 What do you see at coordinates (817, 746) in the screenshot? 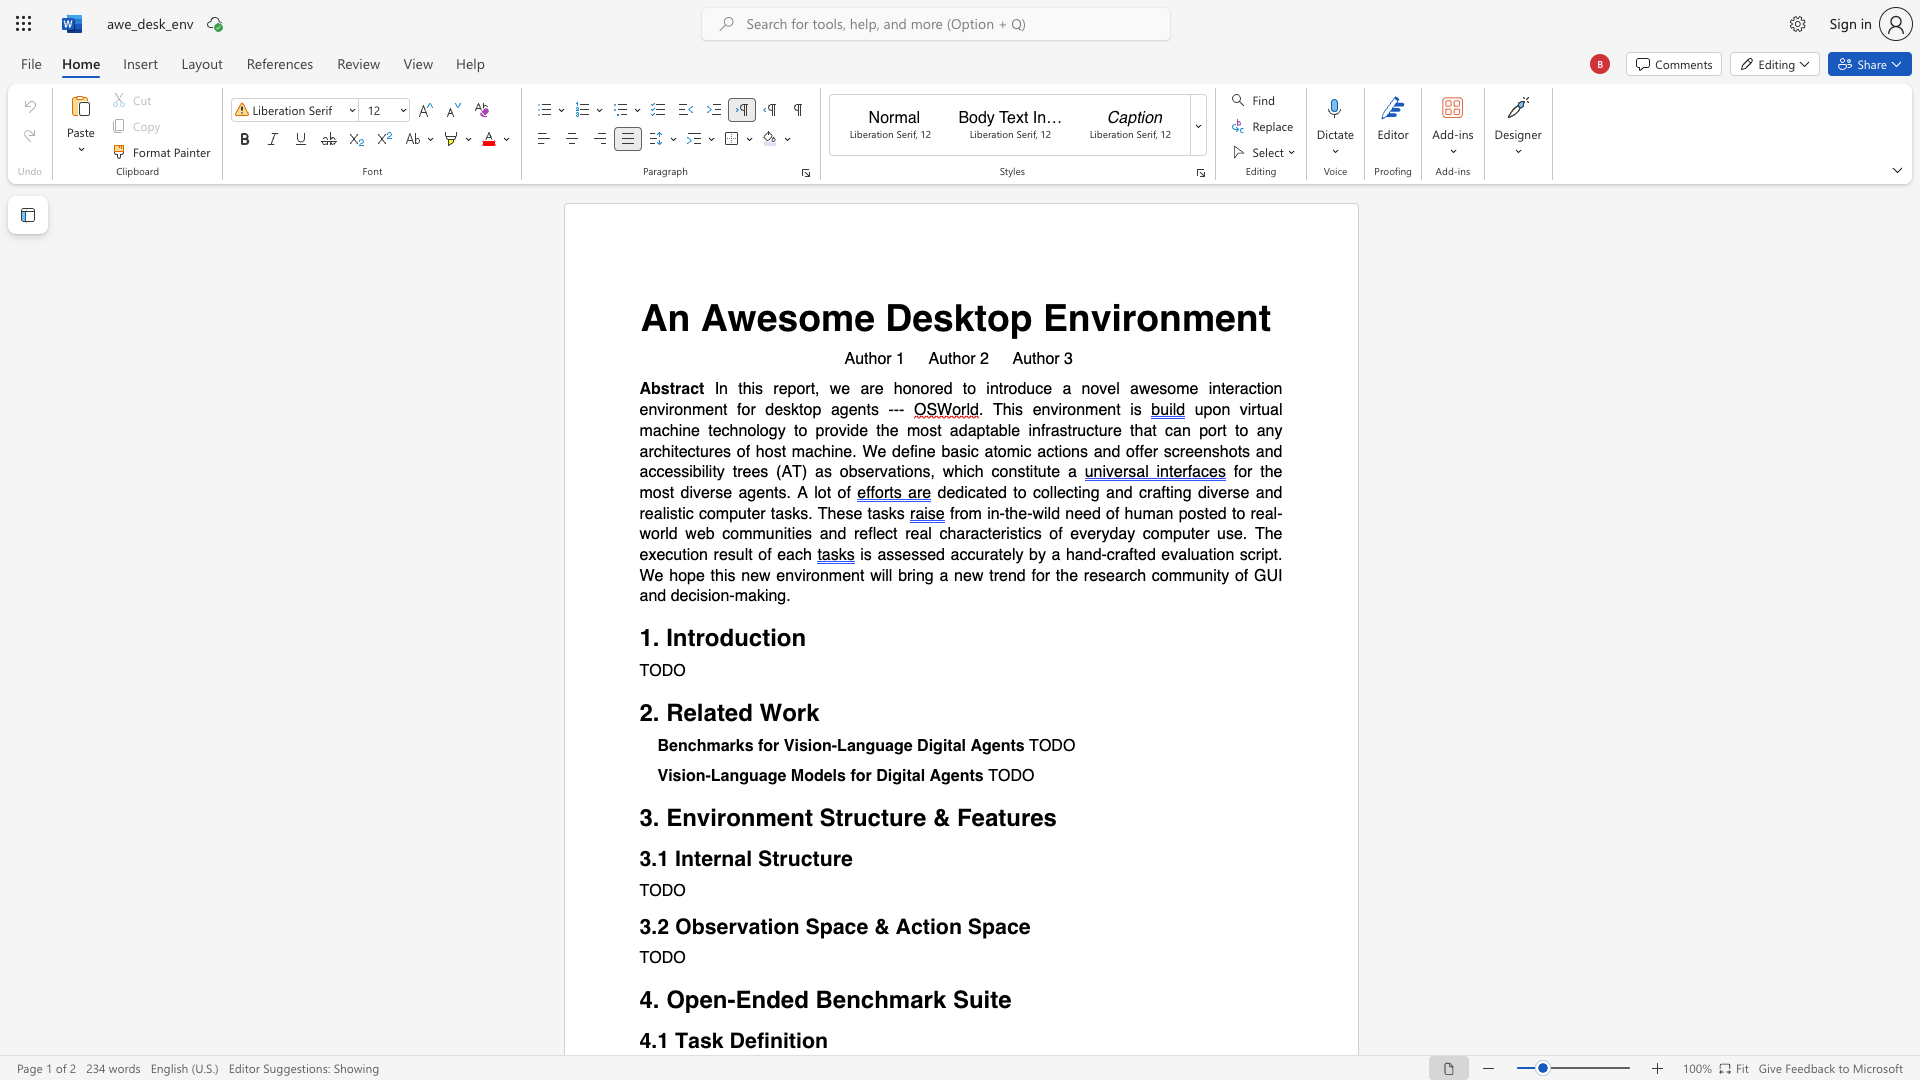
I see `the 2th character "o" in the text` at bounding box center [817, 746].